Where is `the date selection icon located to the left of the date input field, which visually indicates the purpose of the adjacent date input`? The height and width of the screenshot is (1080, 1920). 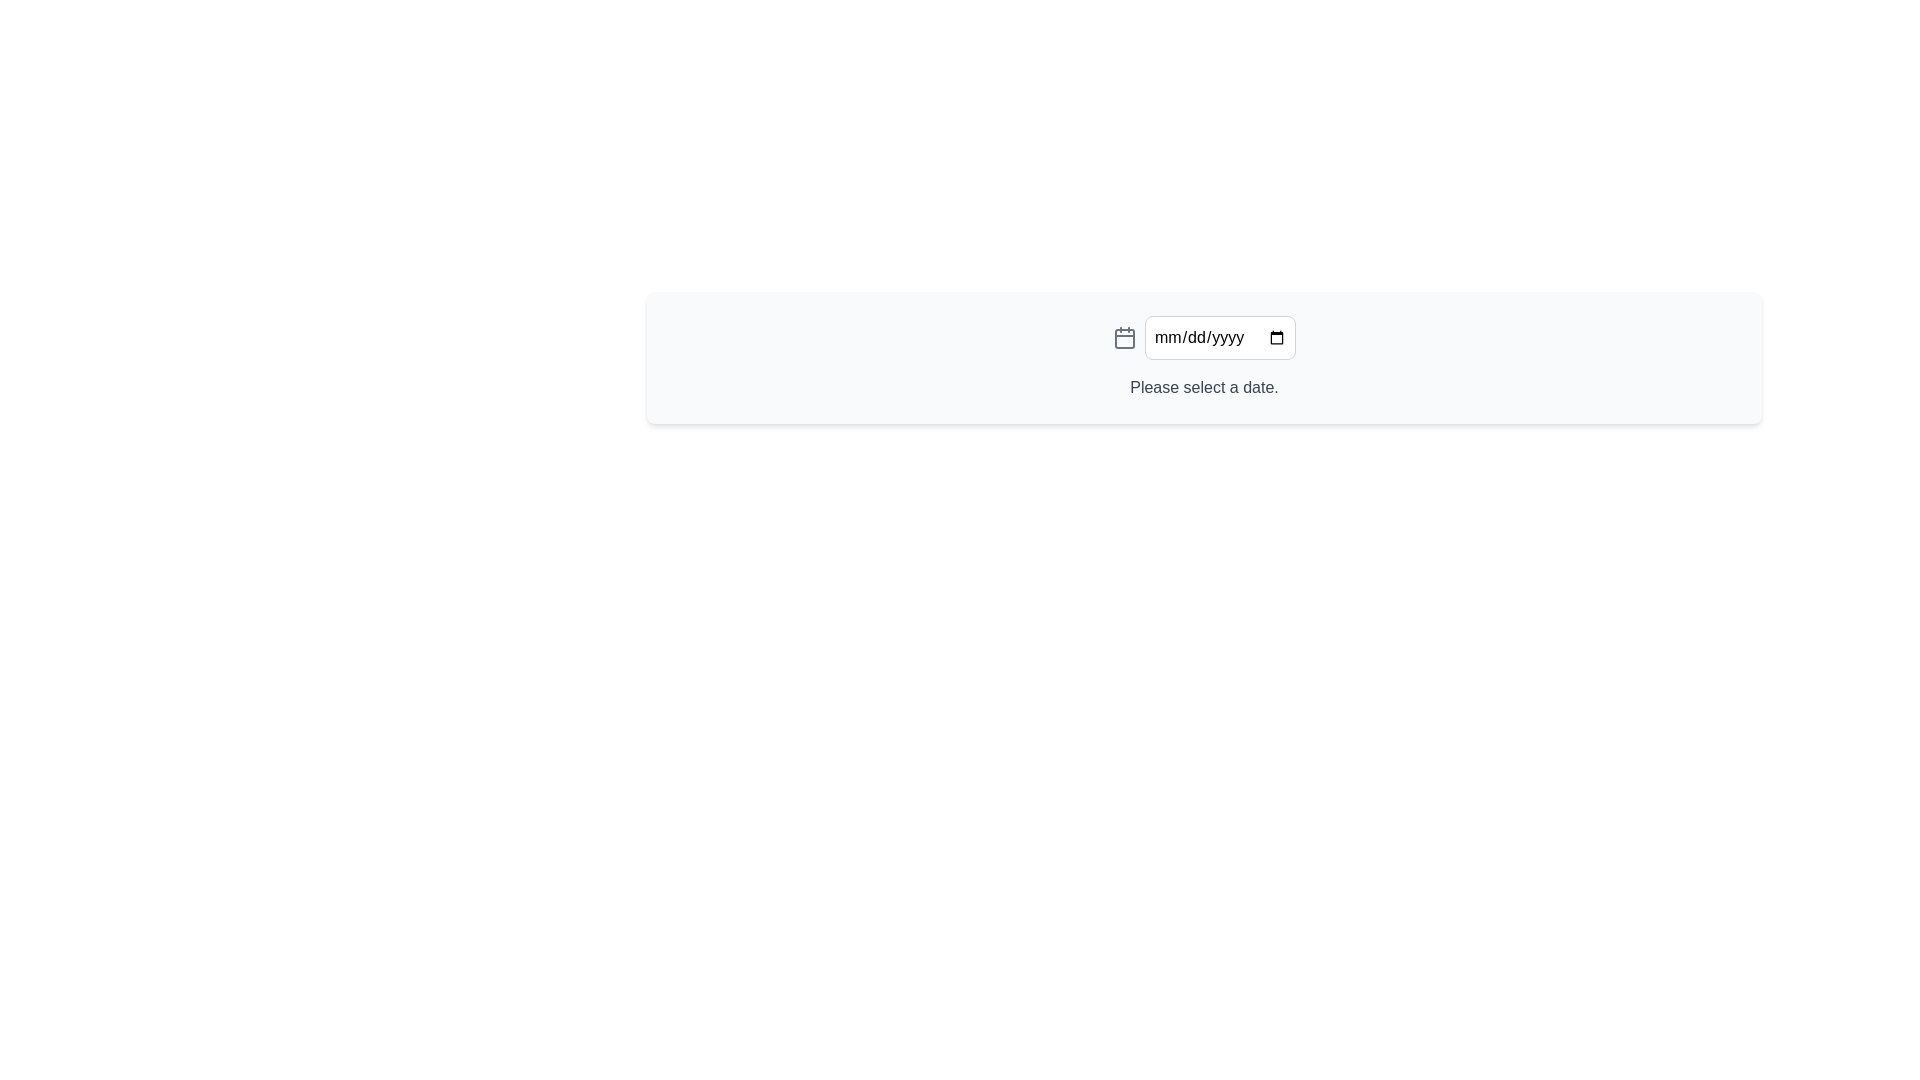
the date selection icon located to the left of the date input field, which visually indicates the purpose of the adjacent date input is located at coordinates (1124, 337).